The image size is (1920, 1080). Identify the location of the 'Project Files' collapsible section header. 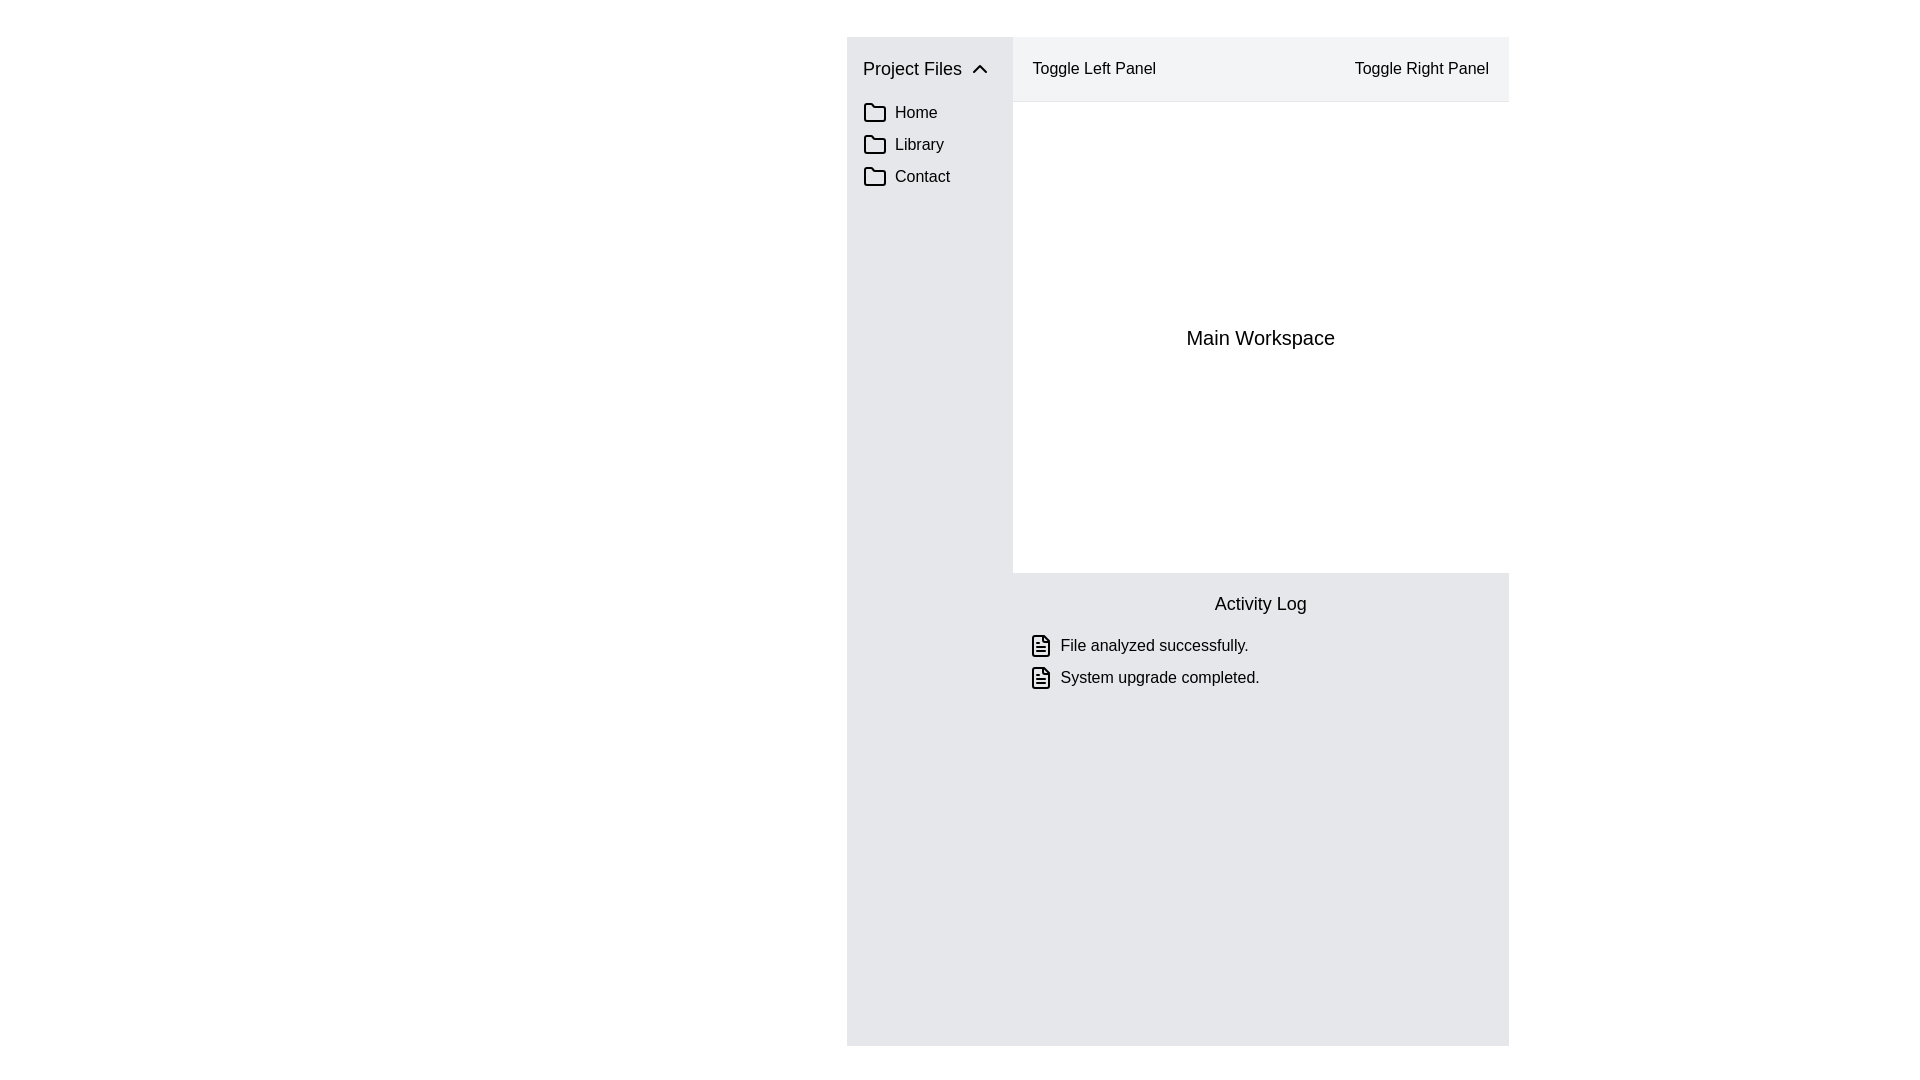
(928, 68).